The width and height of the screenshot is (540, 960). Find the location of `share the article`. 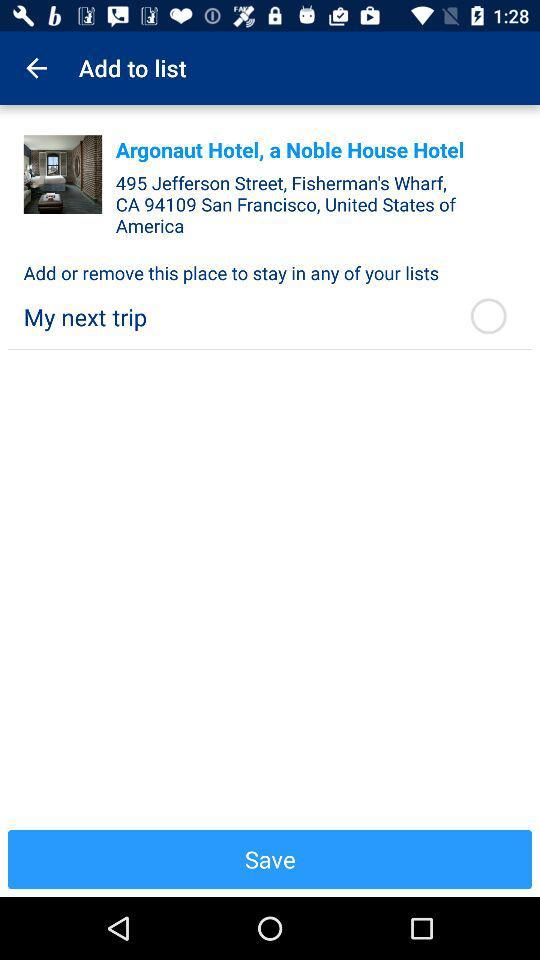

share the article is located at coordinates (63, 173).